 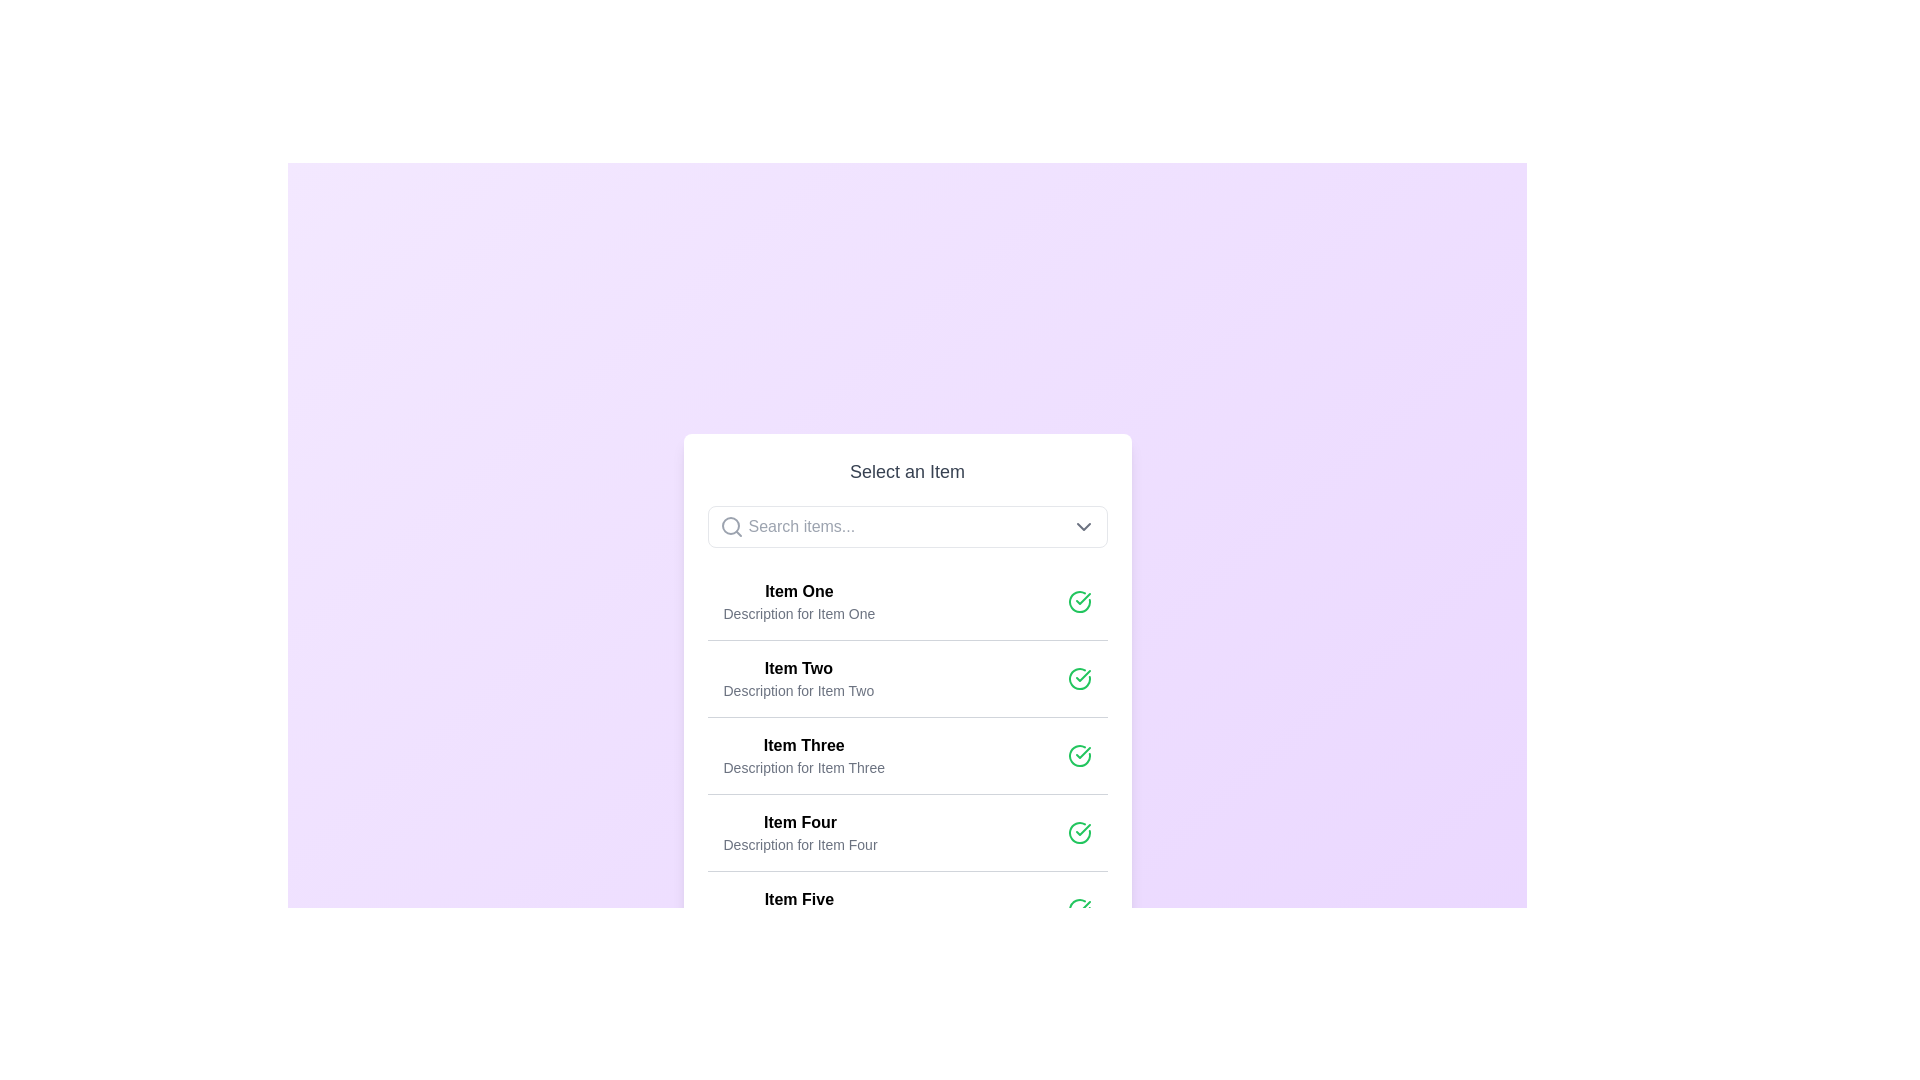 What do you see at coordinates (804, 745) in the screenshot?
I see `the bold text label reading 'Item Three' if interactive features are added` at bounding box center [804, 745].